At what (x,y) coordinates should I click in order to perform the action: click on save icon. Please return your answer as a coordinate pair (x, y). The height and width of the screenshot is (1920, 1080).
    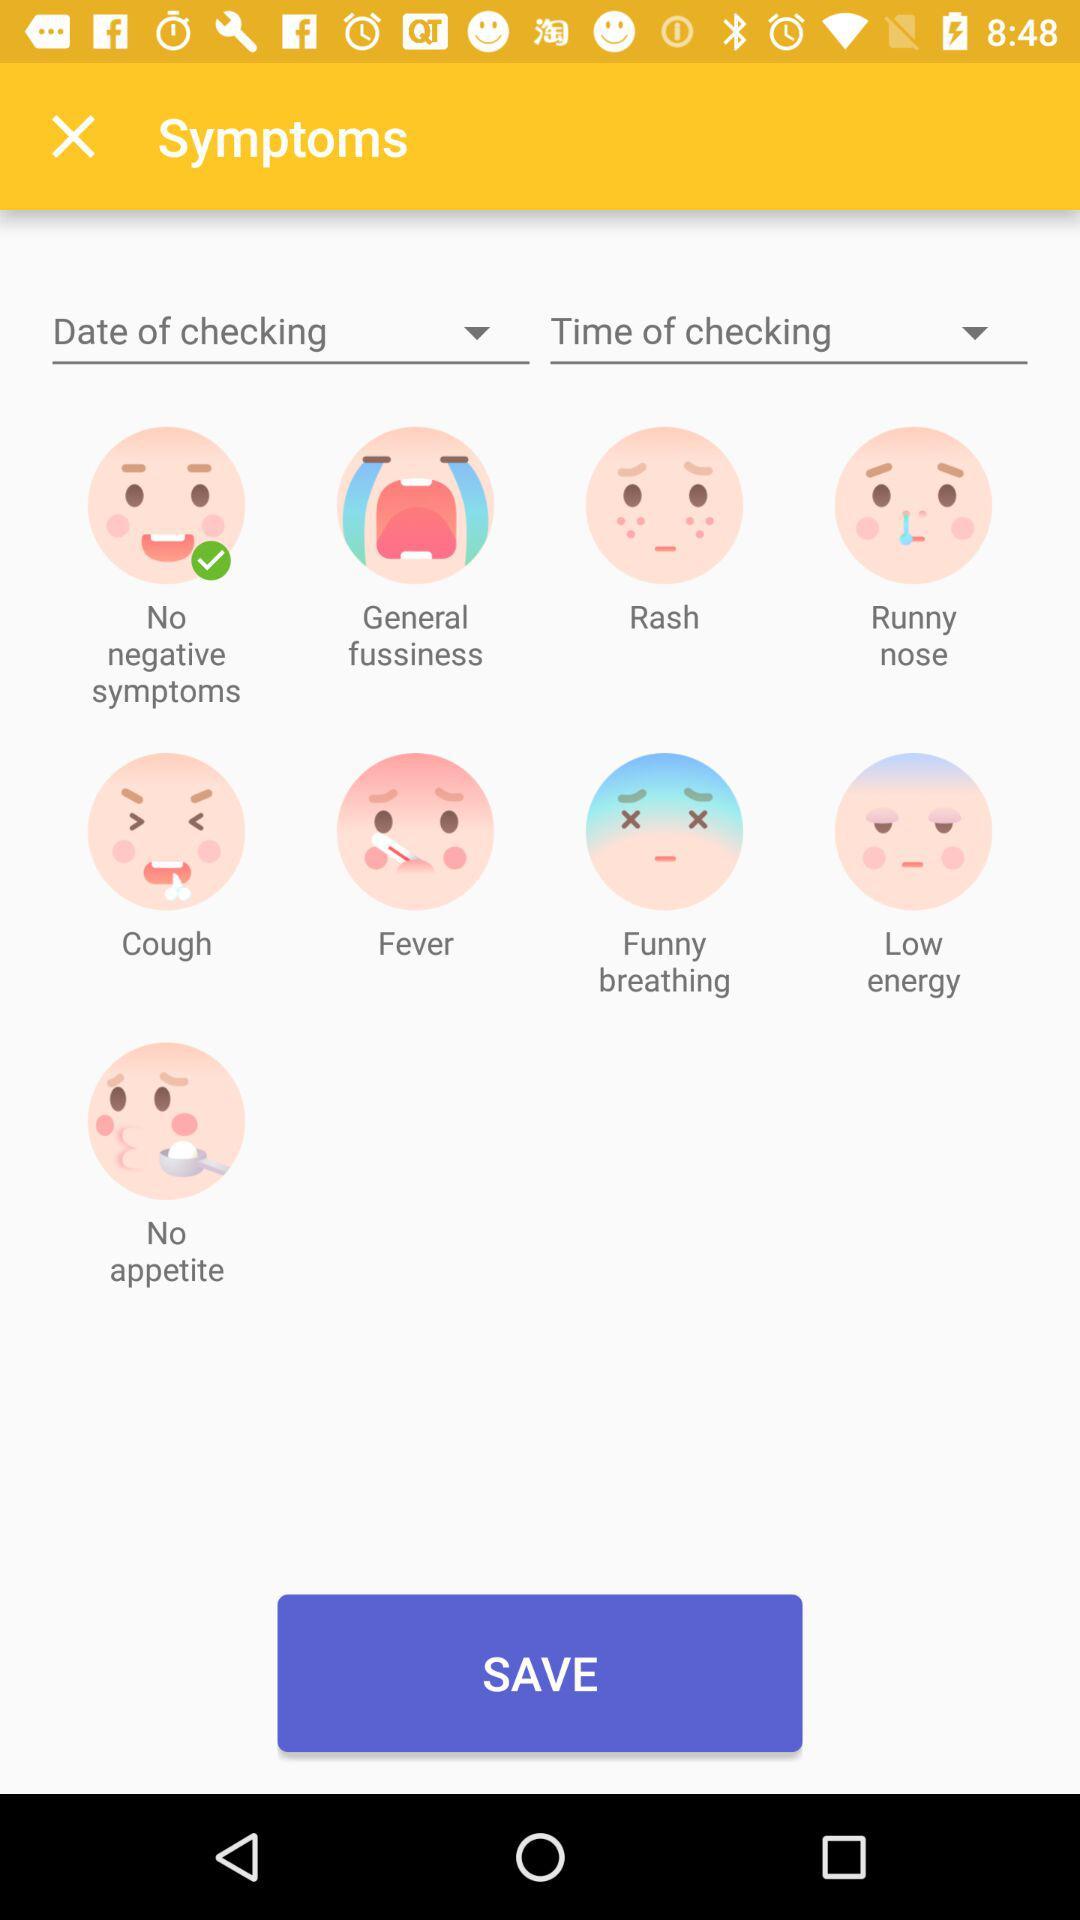
    Looking at the image, I should click on (540, 1673).